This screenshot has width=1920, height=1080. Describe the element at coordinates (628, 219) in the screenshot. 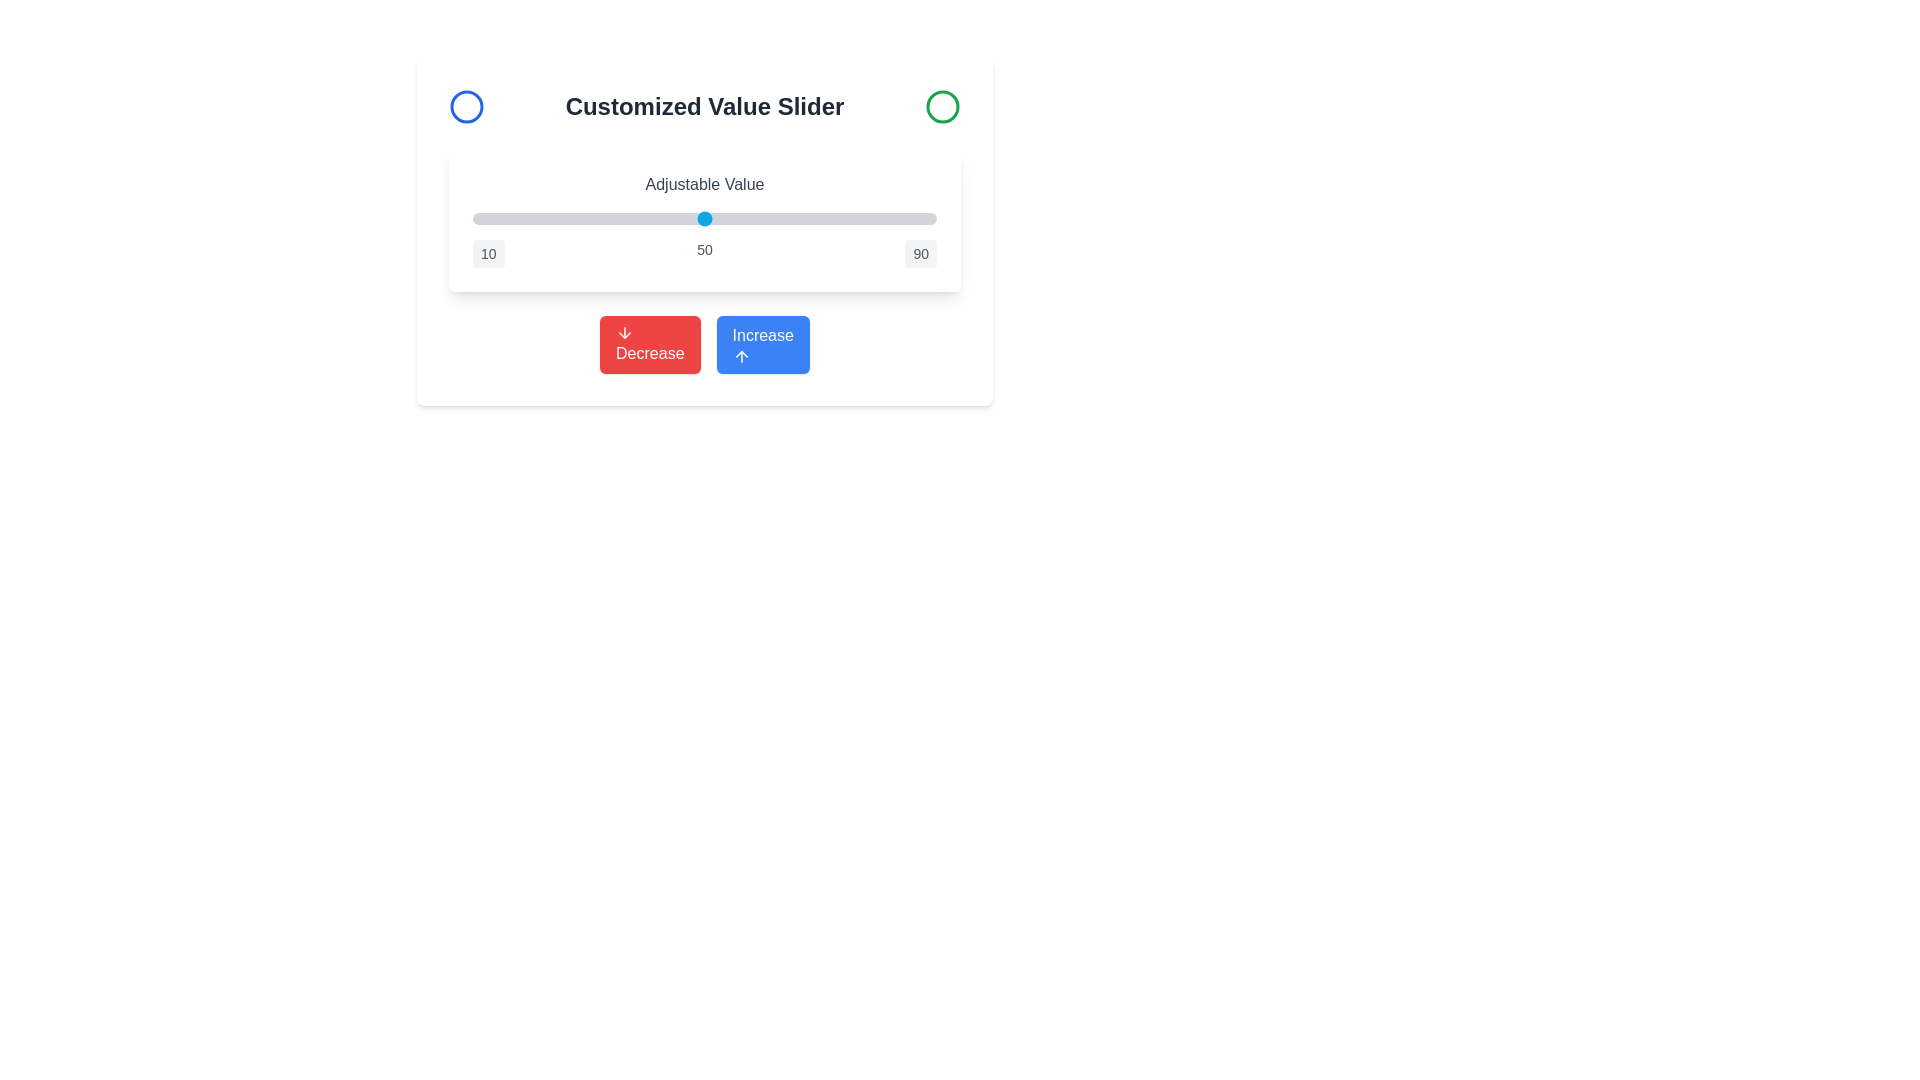

I see `adjustable value` at that location.